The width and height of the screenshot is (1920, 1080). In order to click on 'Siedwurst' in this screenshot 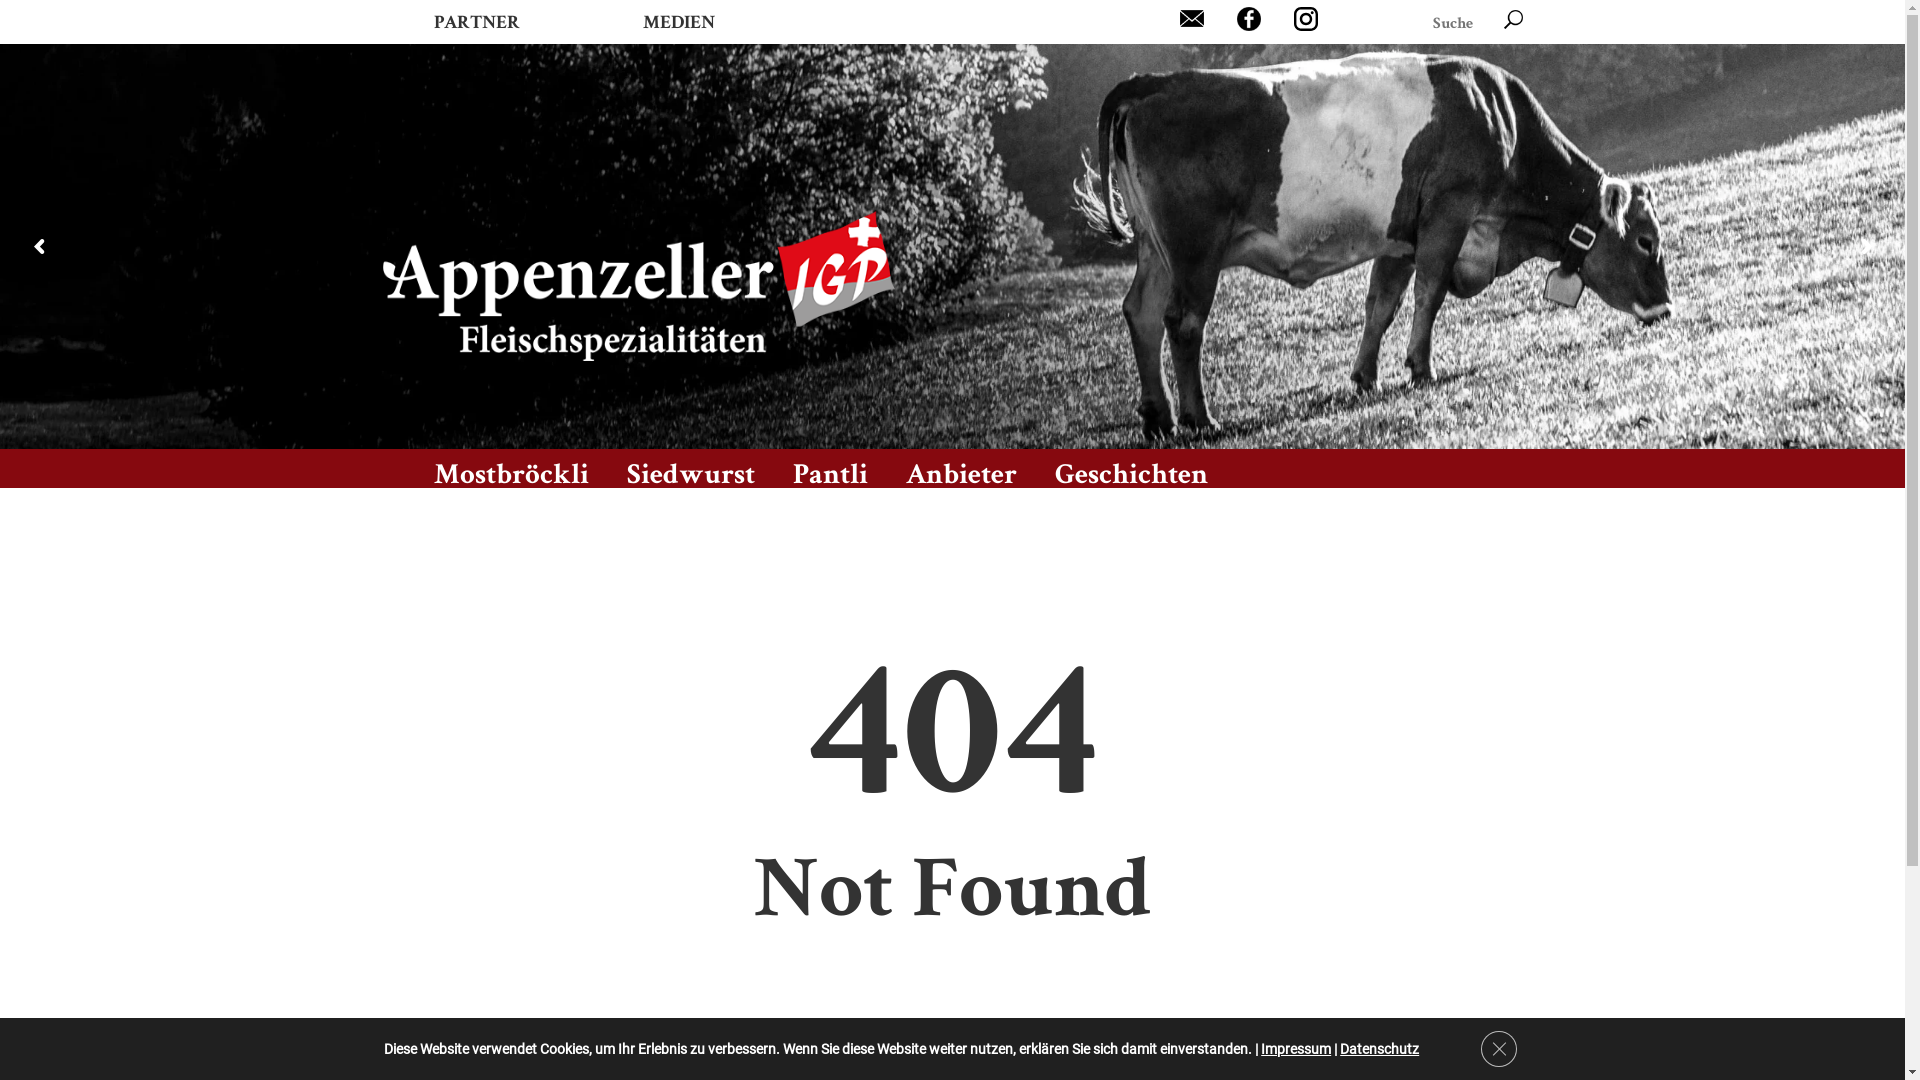, I will do `click(624, 468)`.